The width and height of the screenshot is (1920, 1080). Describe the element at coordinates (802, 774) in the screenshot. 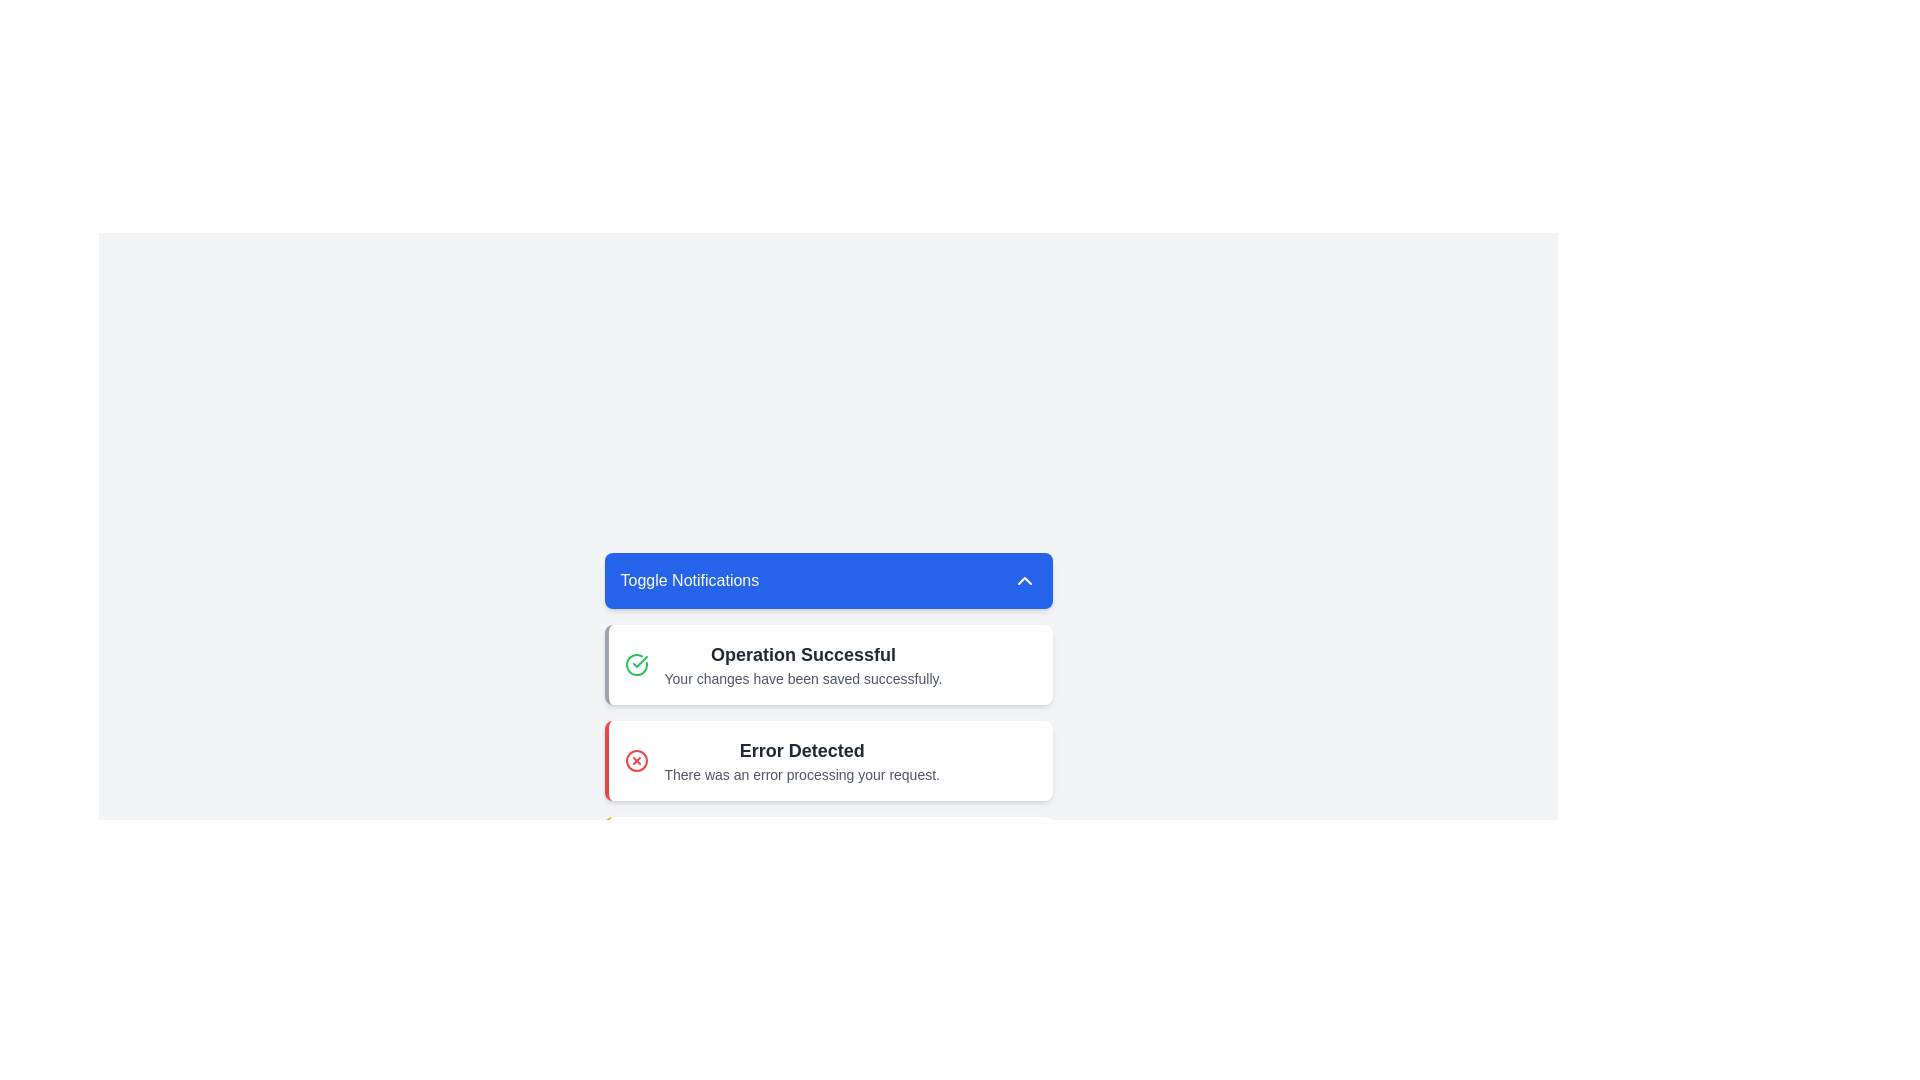

I see `the explanatory text located below the 'Error Detected' header in the notification card` at that location.